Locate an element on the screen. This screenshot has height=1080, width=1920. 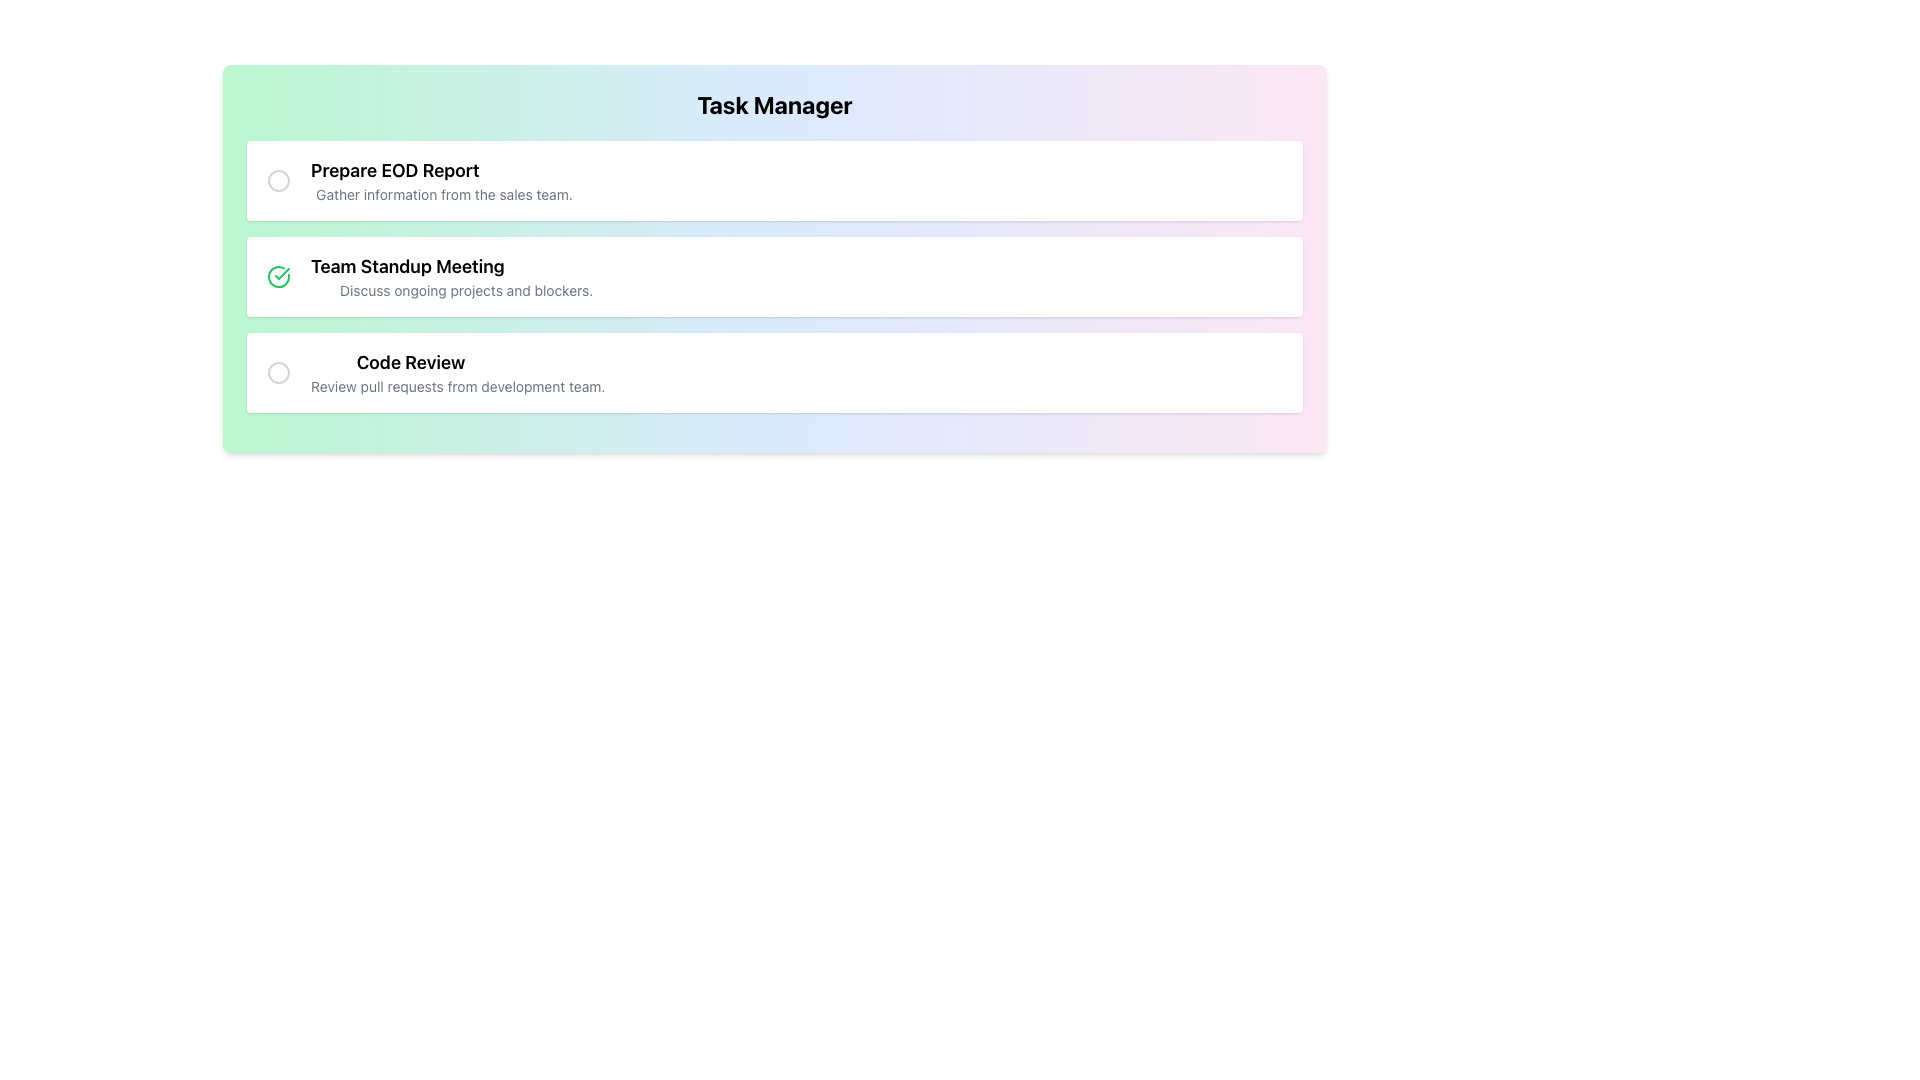
the secondary descriptive text located beneath the title 'Prepare EOD Report' within the first task item in the task management application is located at coordinates (443, 195).